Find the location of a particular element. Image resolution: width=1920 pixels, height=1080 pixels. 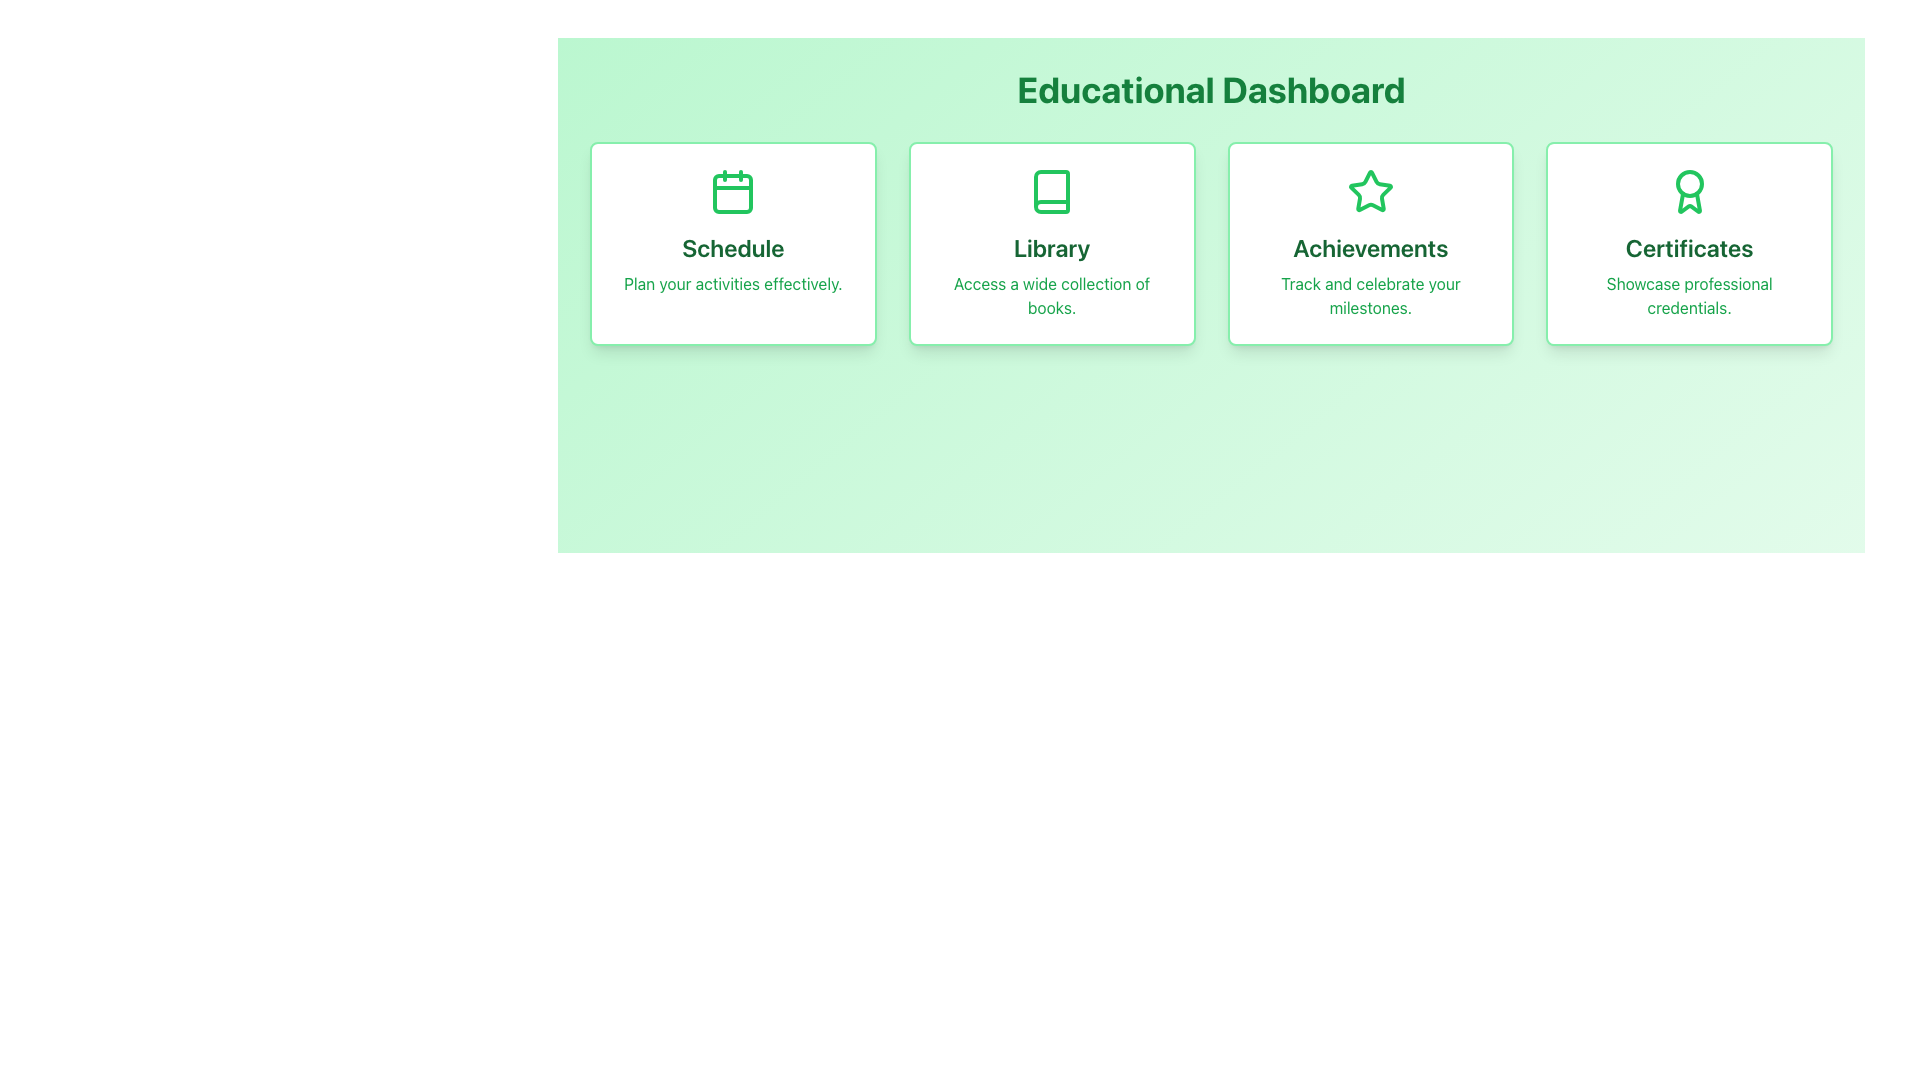

the text element that says 'Access a wide collection of books.' which is styled in green color and located in the second card from the left in the Educational Dashboard interface is located at coordinates (1051, 296).